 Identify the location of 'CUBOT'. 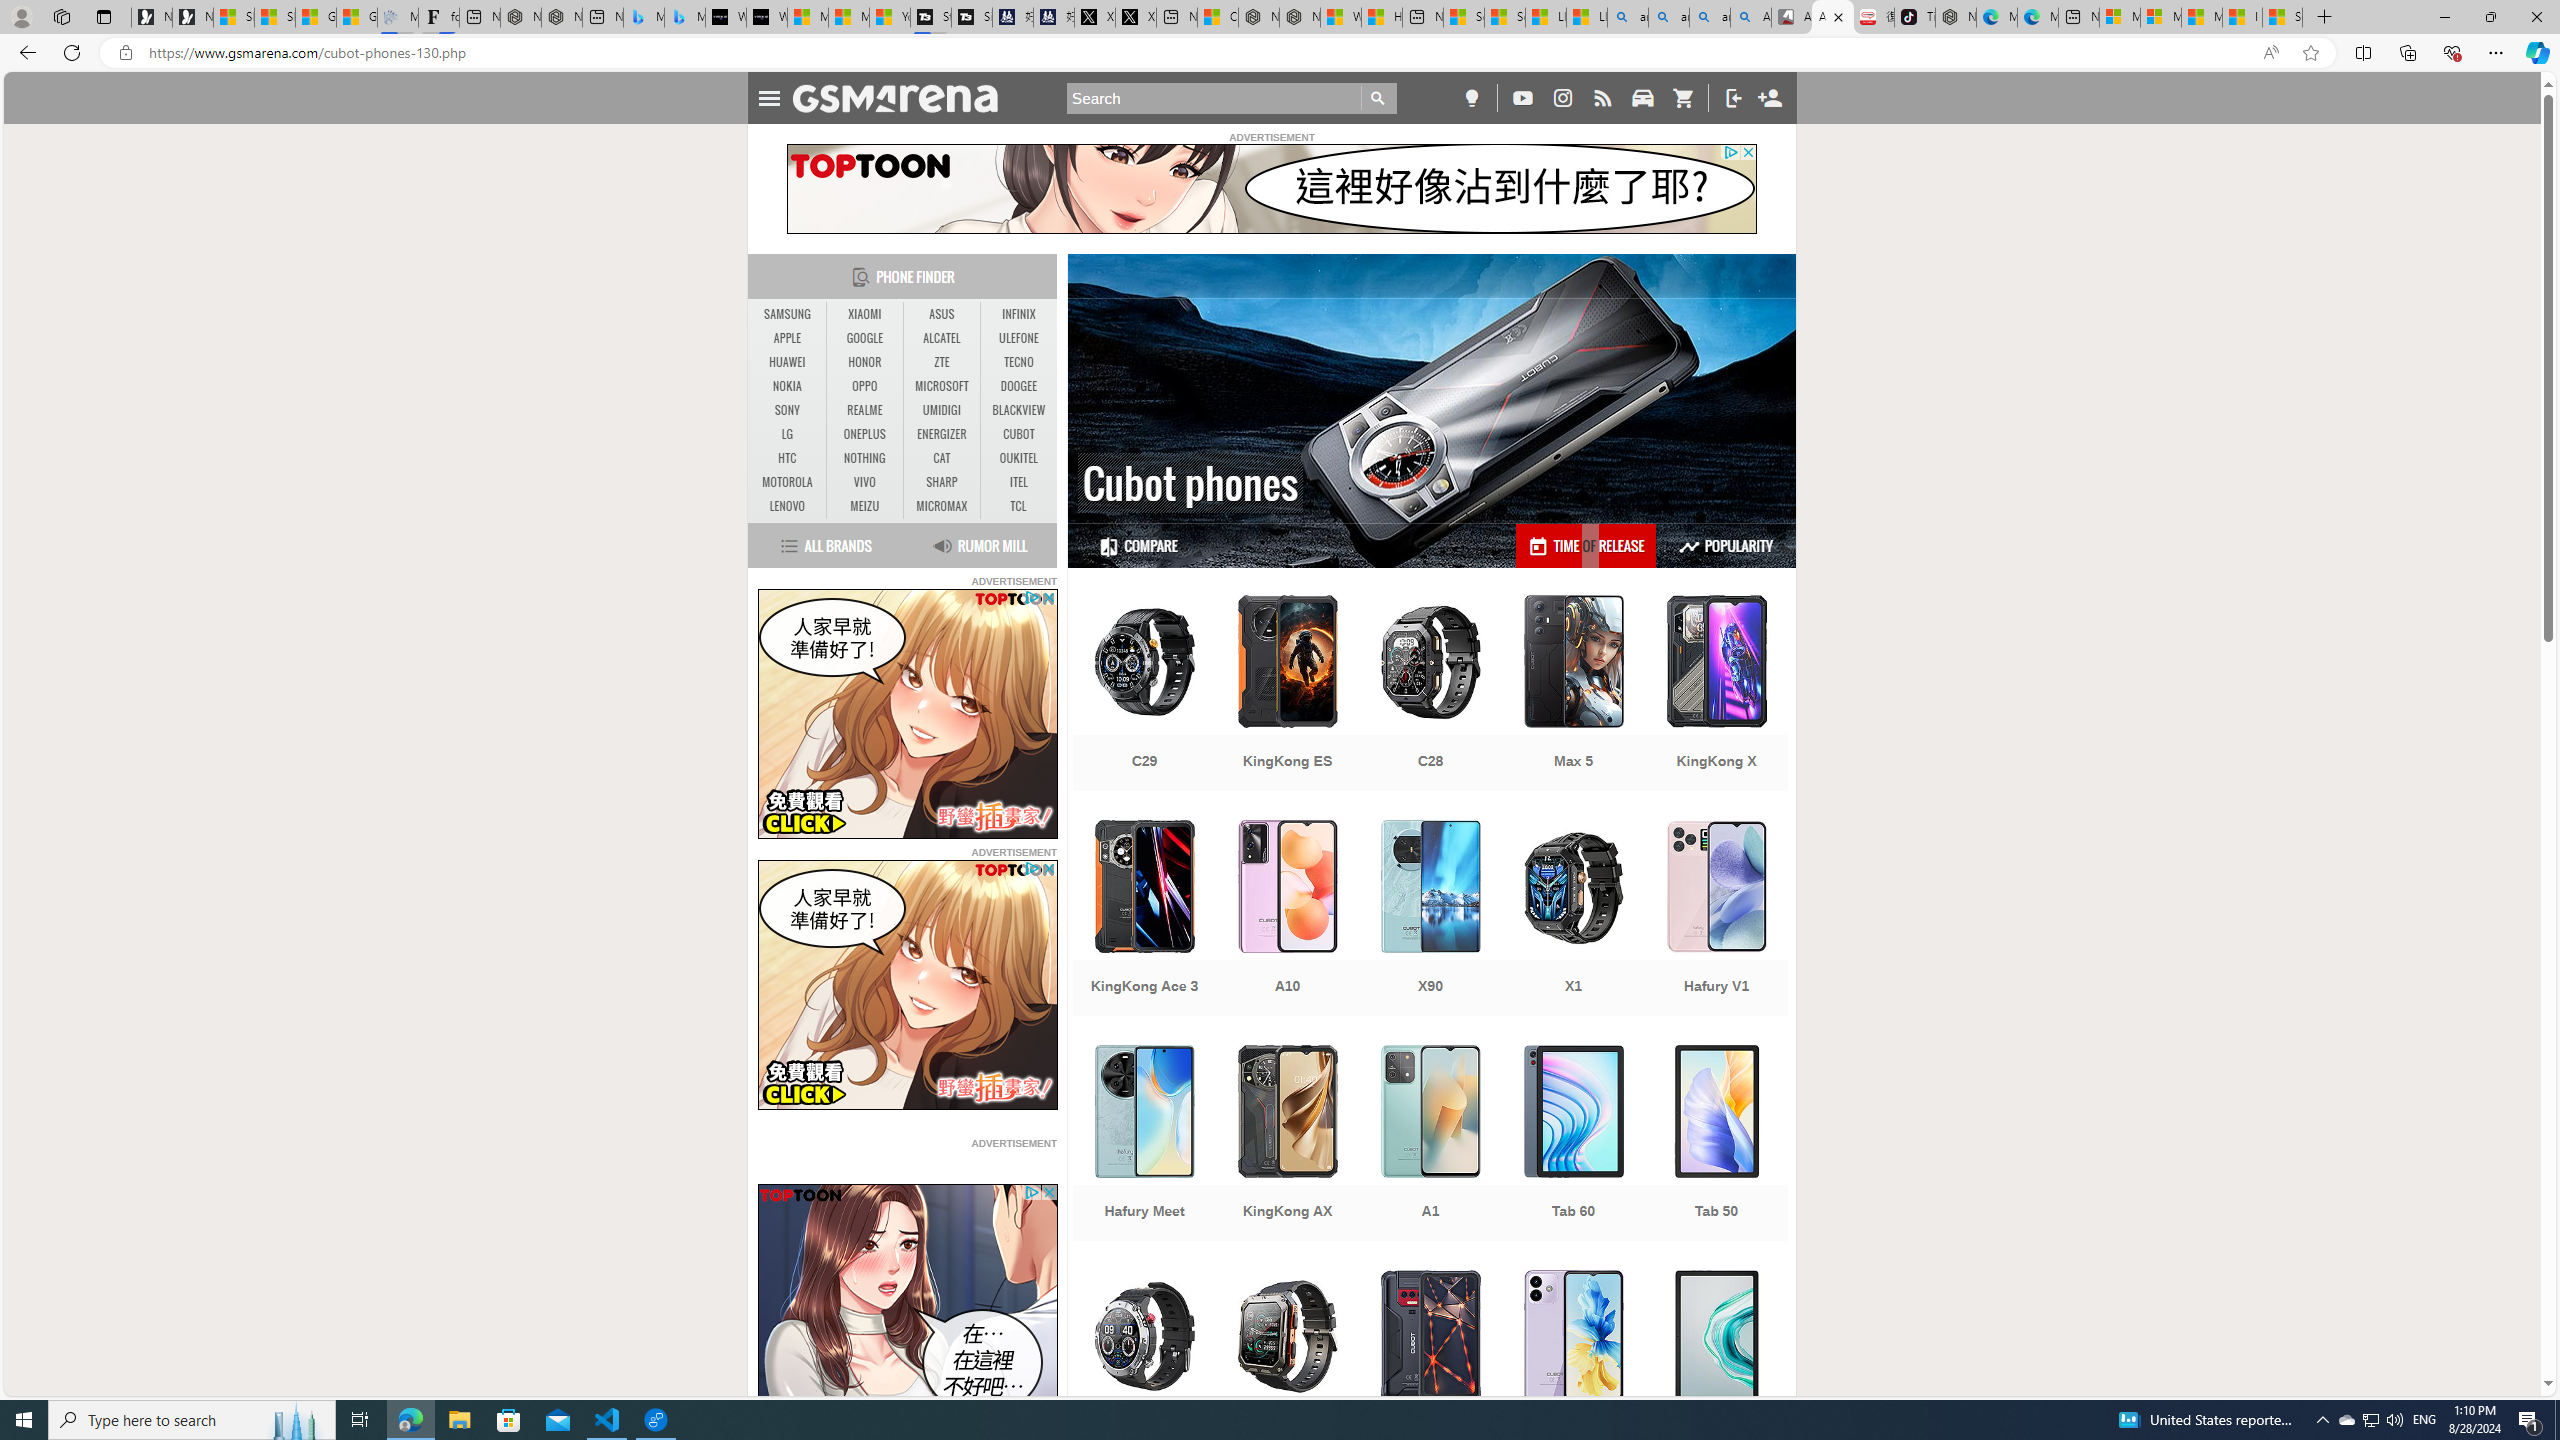
(1018, 433).